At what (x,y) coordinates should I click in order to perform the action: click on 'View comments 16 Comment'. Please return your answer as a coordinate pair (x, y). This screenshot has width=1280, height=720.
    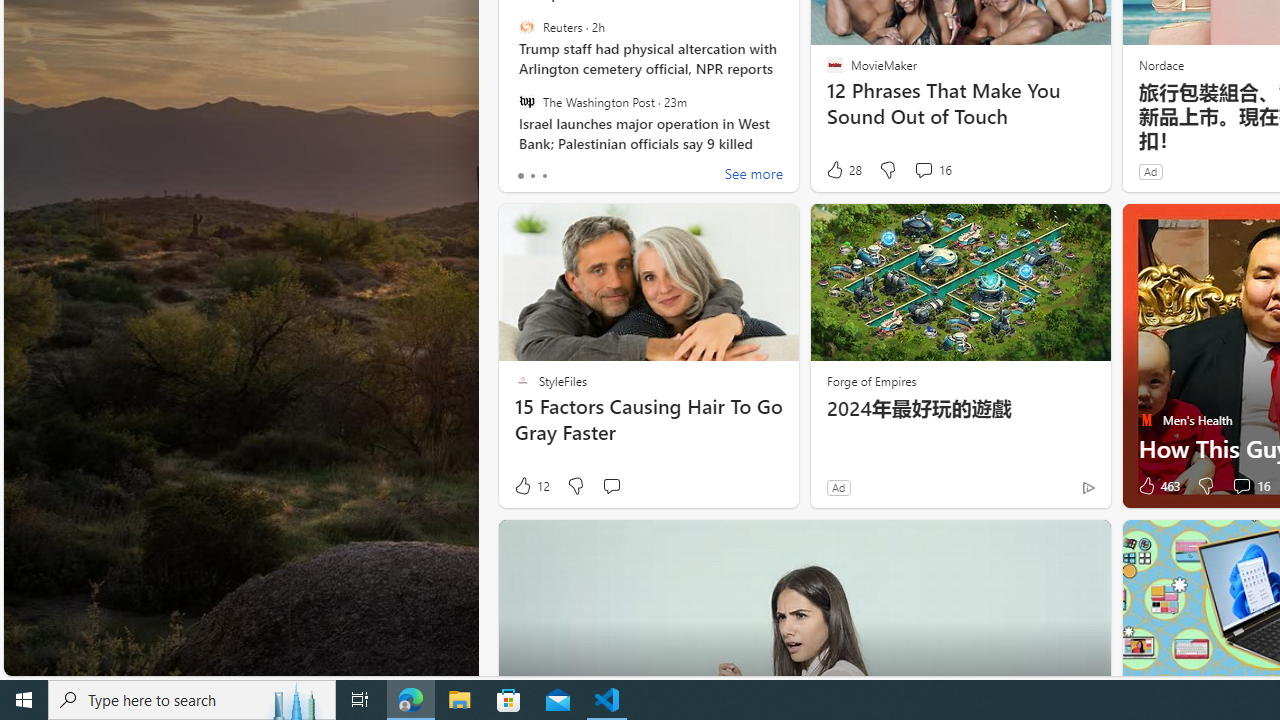
    Looking at the image, I should click on (1240, 486).